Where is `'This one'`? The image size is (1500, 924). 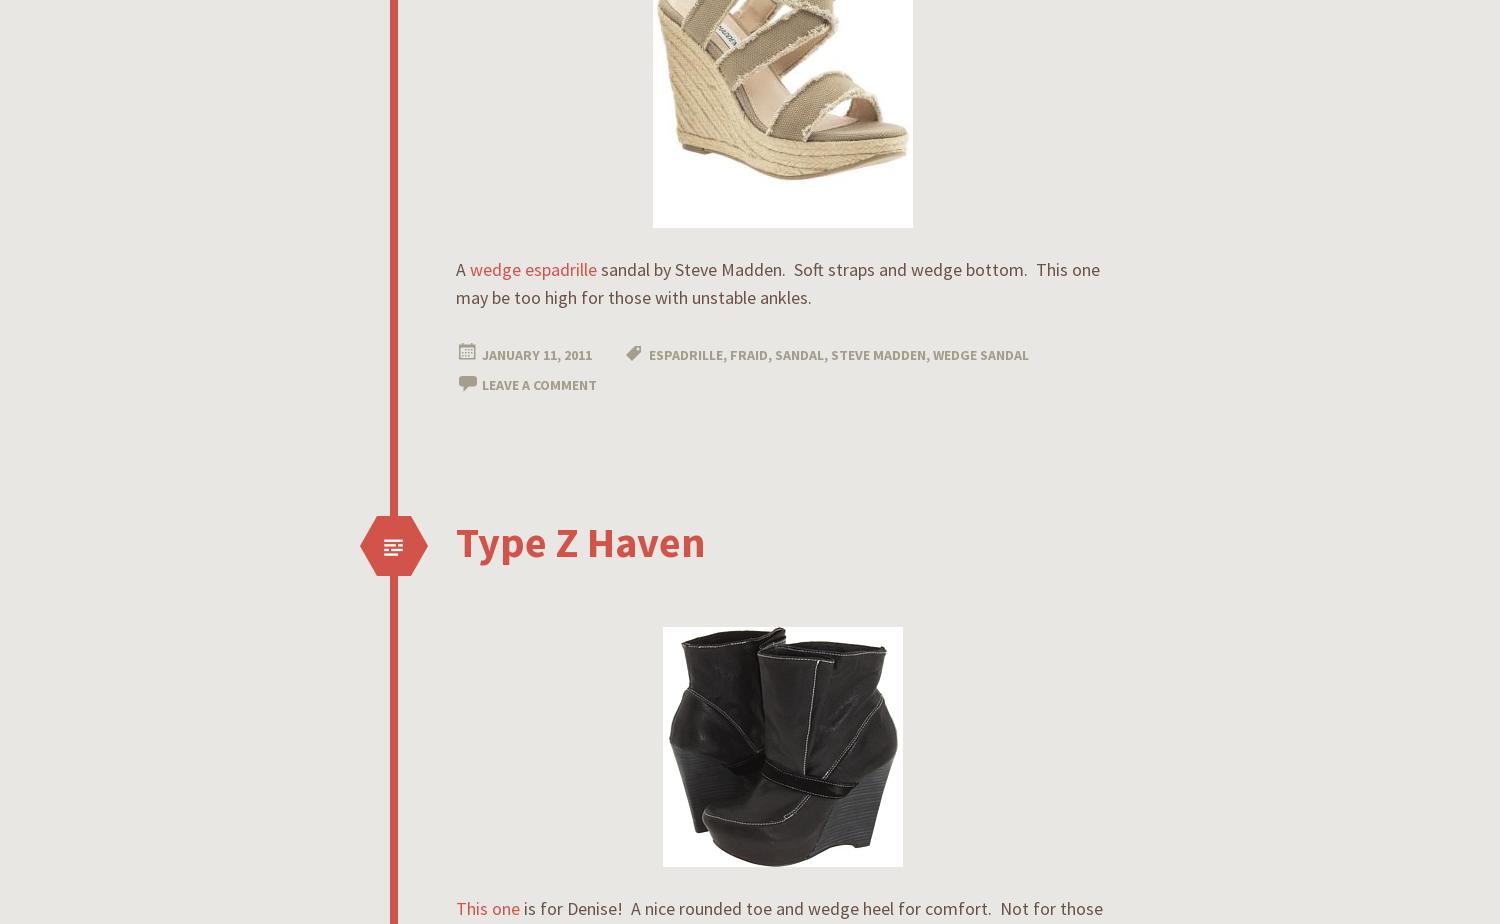
'This one' is located at coordinates (489, 908).